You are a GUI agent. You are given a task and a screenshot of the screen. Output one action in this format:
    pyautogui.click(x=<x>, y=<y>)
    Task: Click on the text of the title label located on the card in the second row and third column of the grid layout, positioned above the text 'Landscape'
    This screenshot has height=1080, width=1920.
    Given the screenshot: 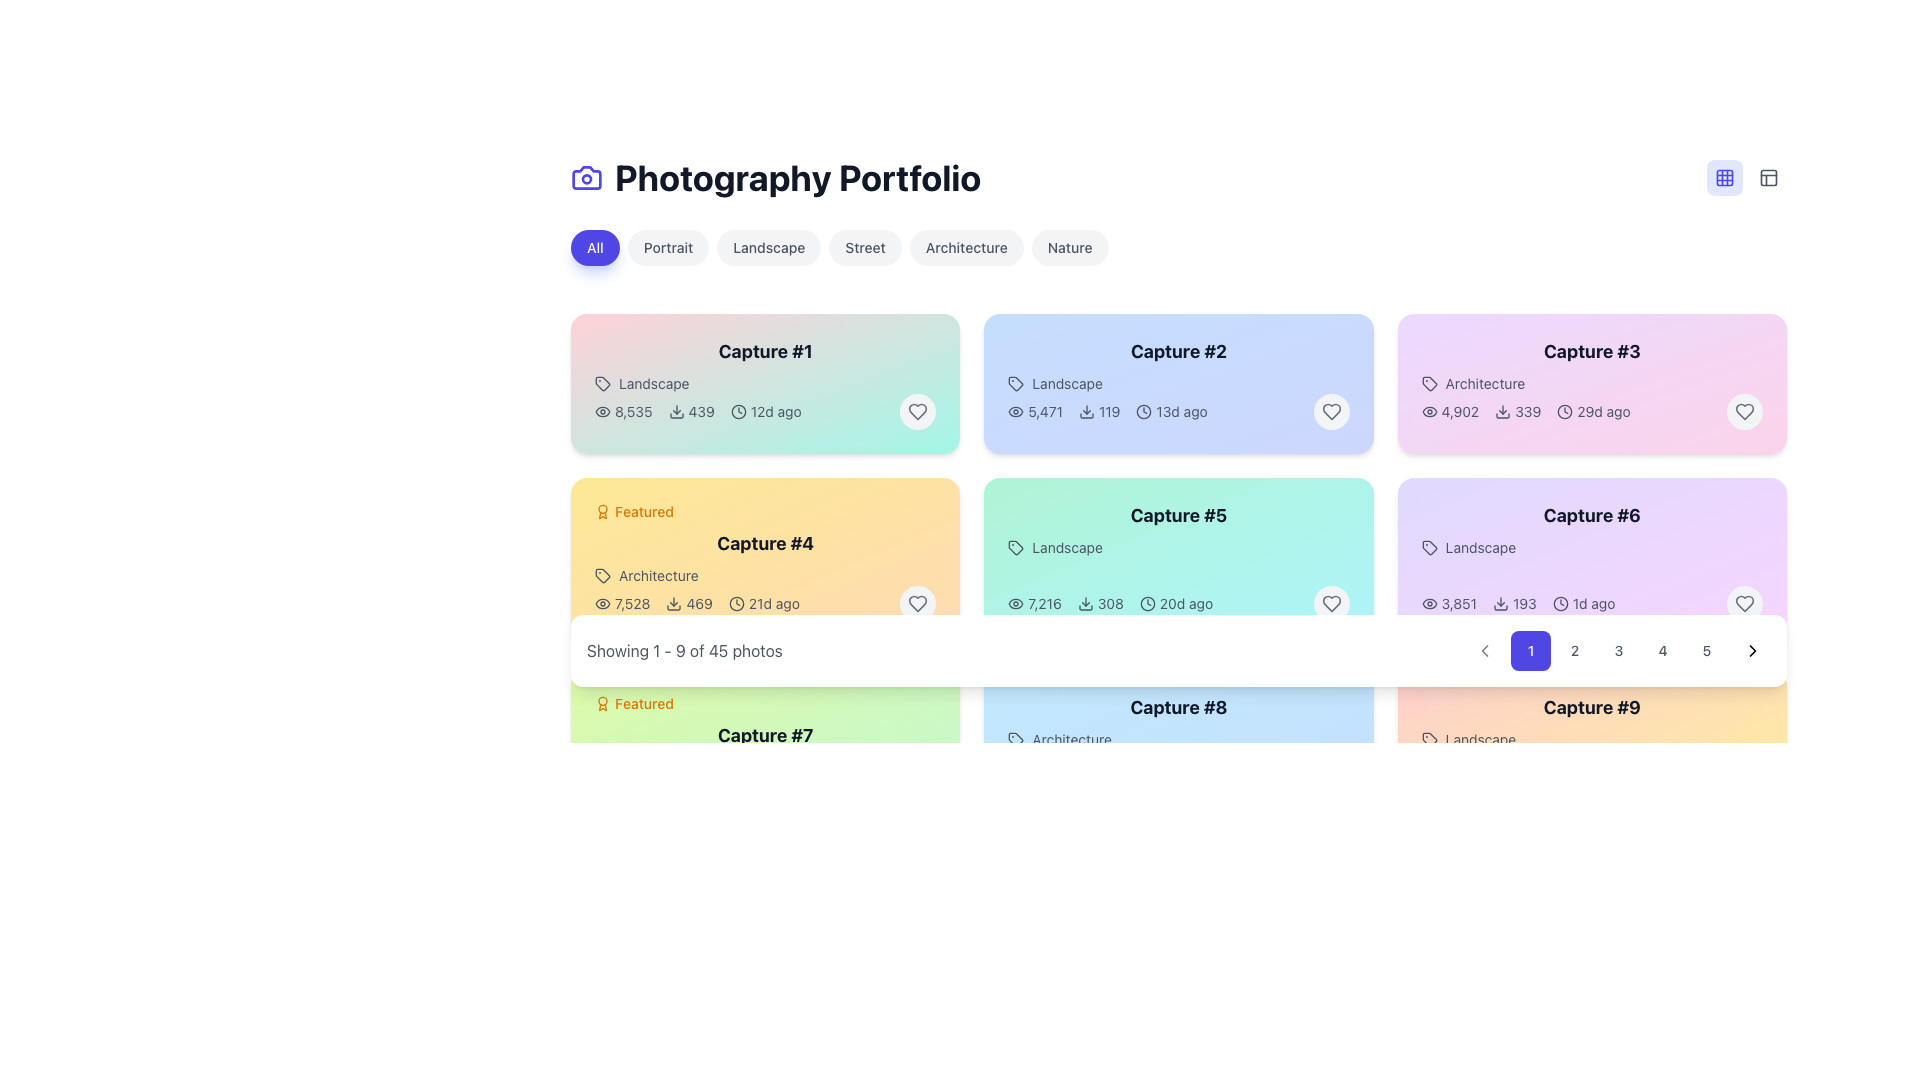 What is the action you would take?
    pyautogui.click(x=1591, y=515)
    